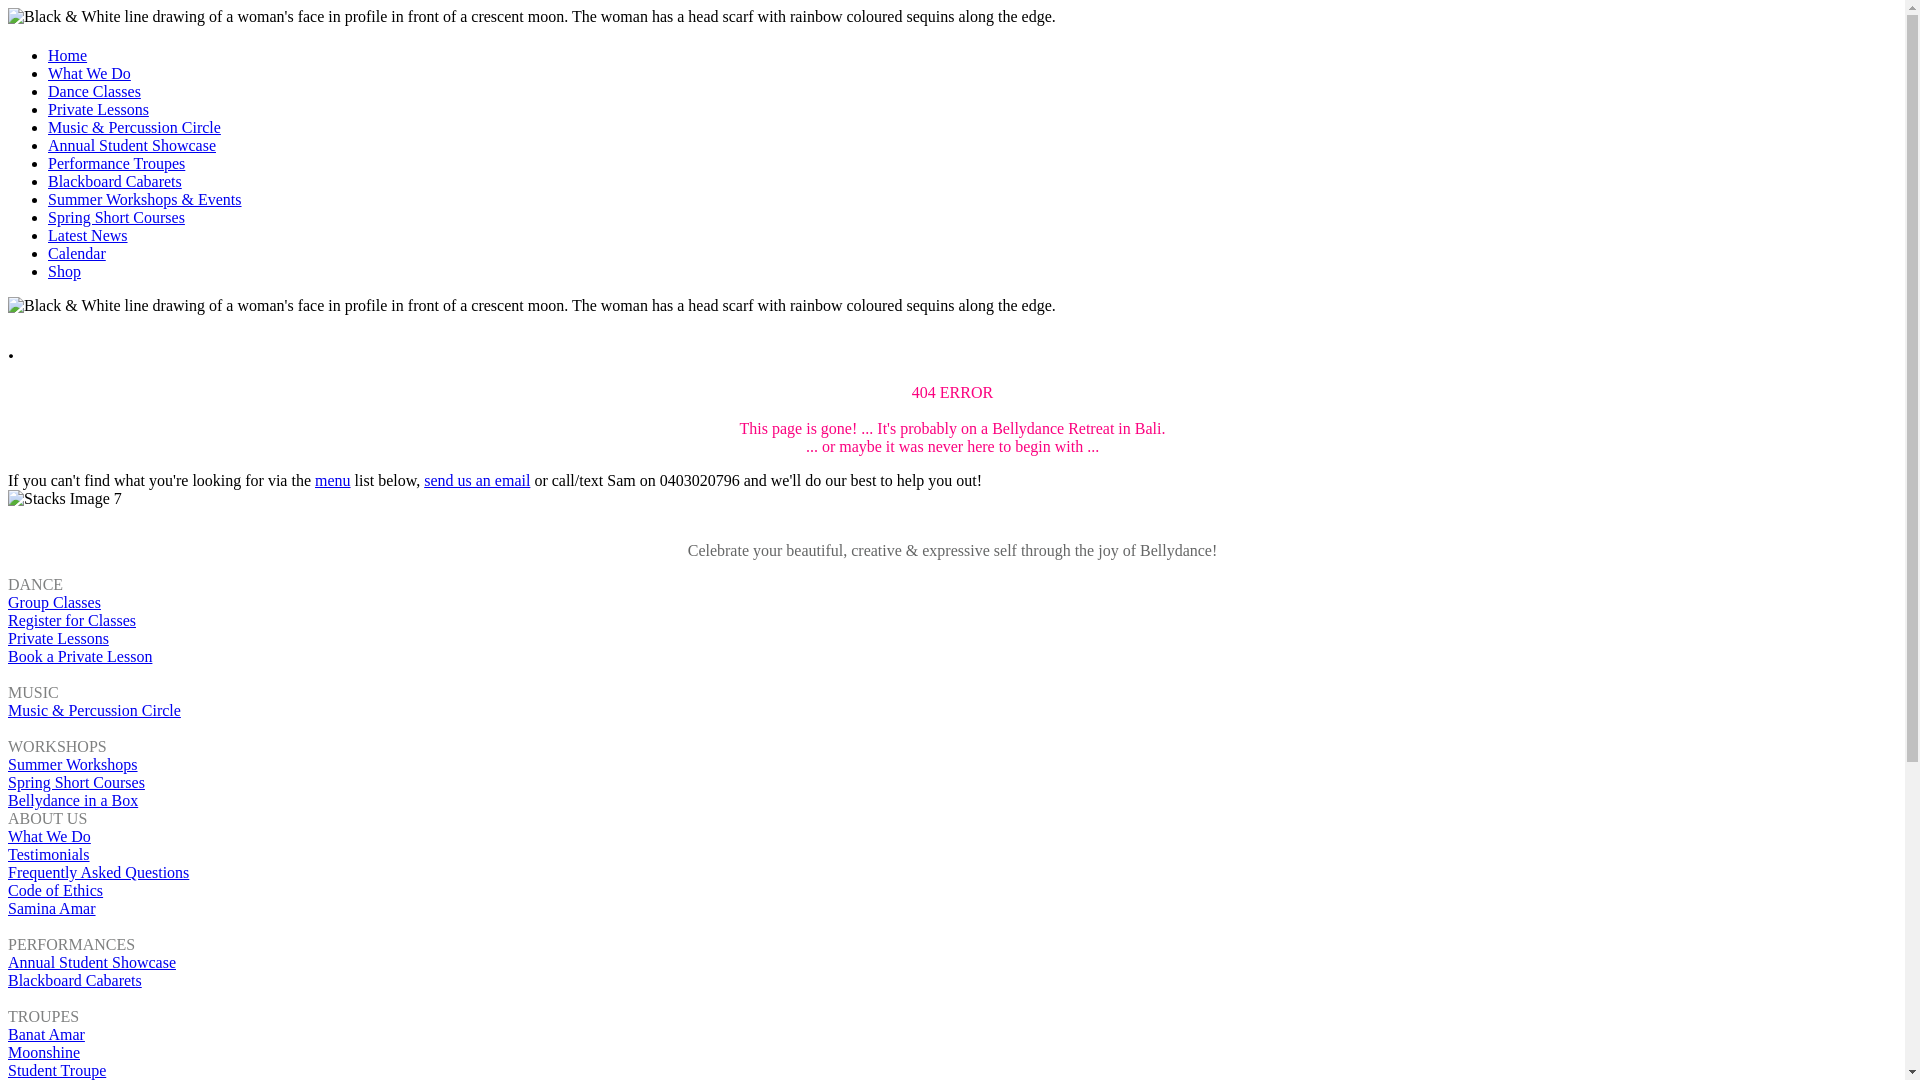 The width and height of the screenshot is (1920, 1080). Describe the element at coordinates (88, 72) in the screenshot. I see `'What We Do'` at that location.